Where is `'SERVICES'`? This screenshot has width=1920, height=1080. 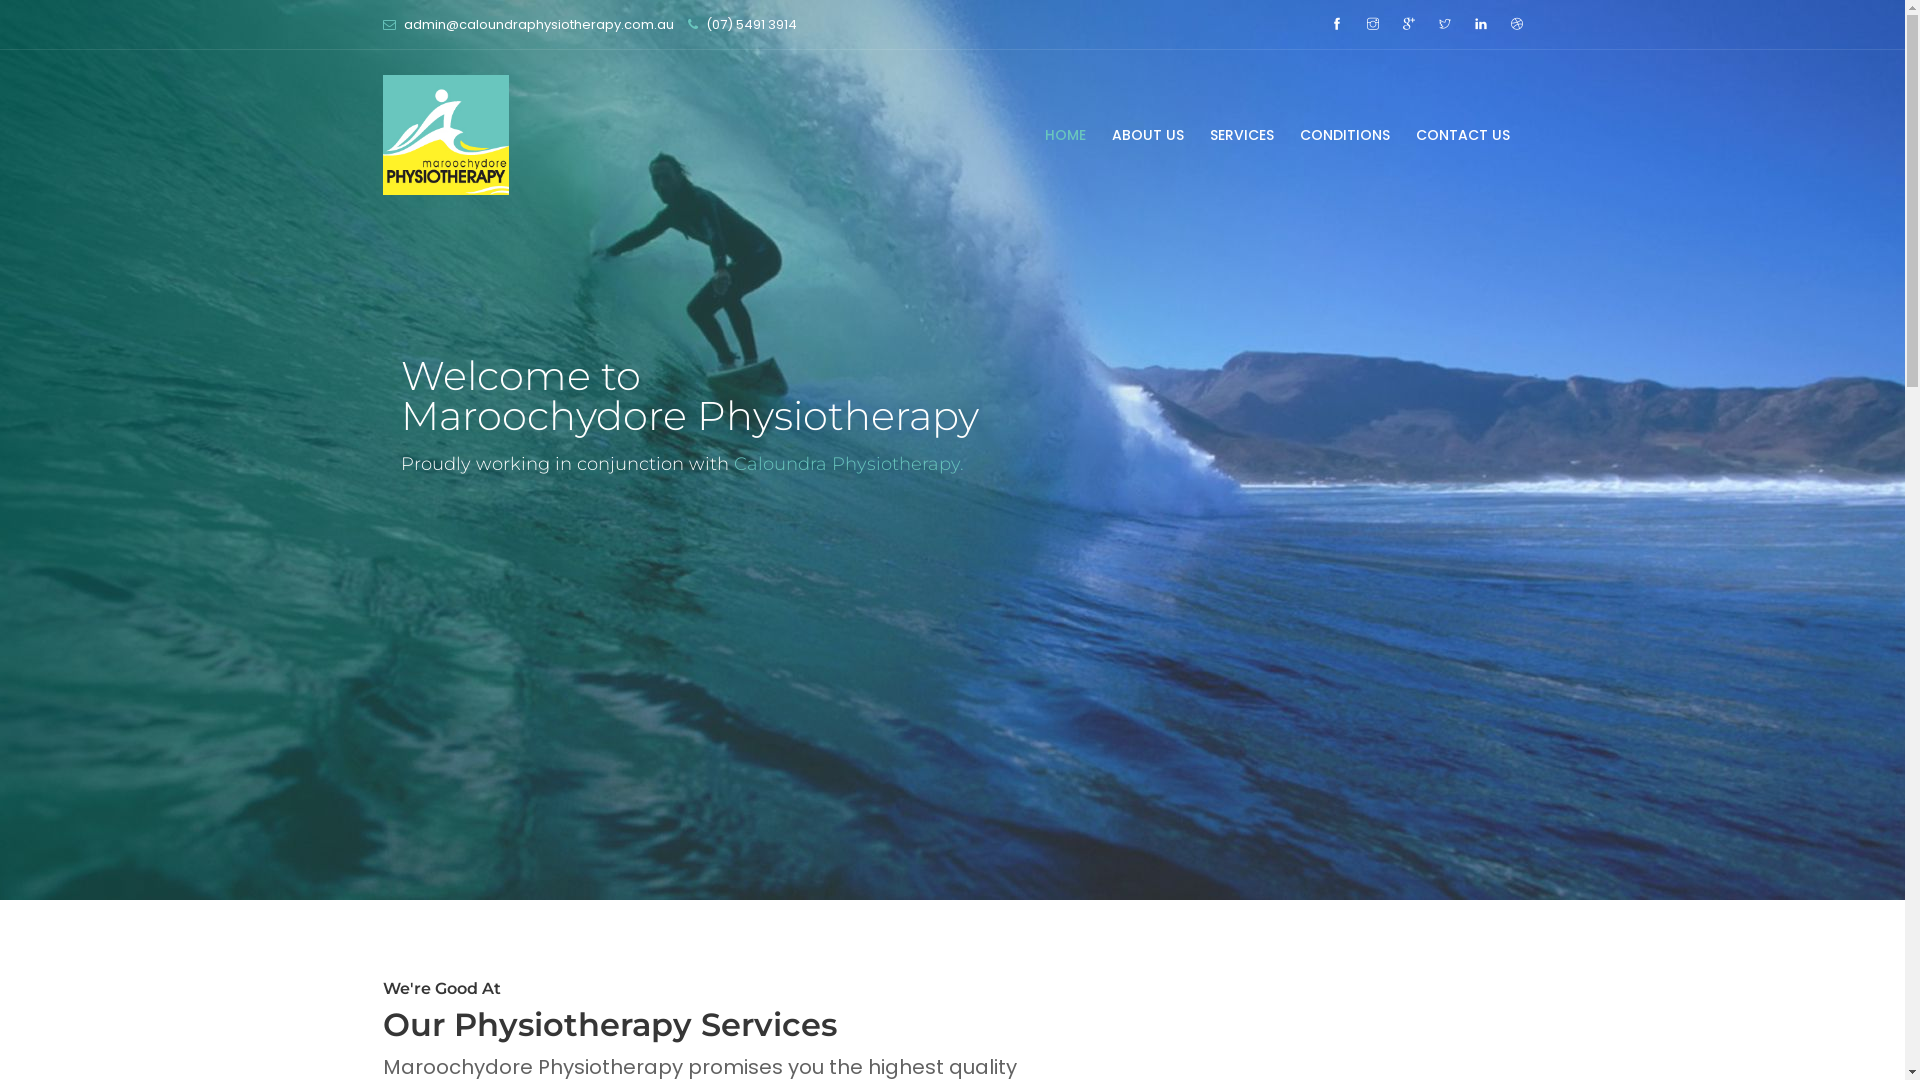
'SERVICES' is located at coordinates (1195, 135).